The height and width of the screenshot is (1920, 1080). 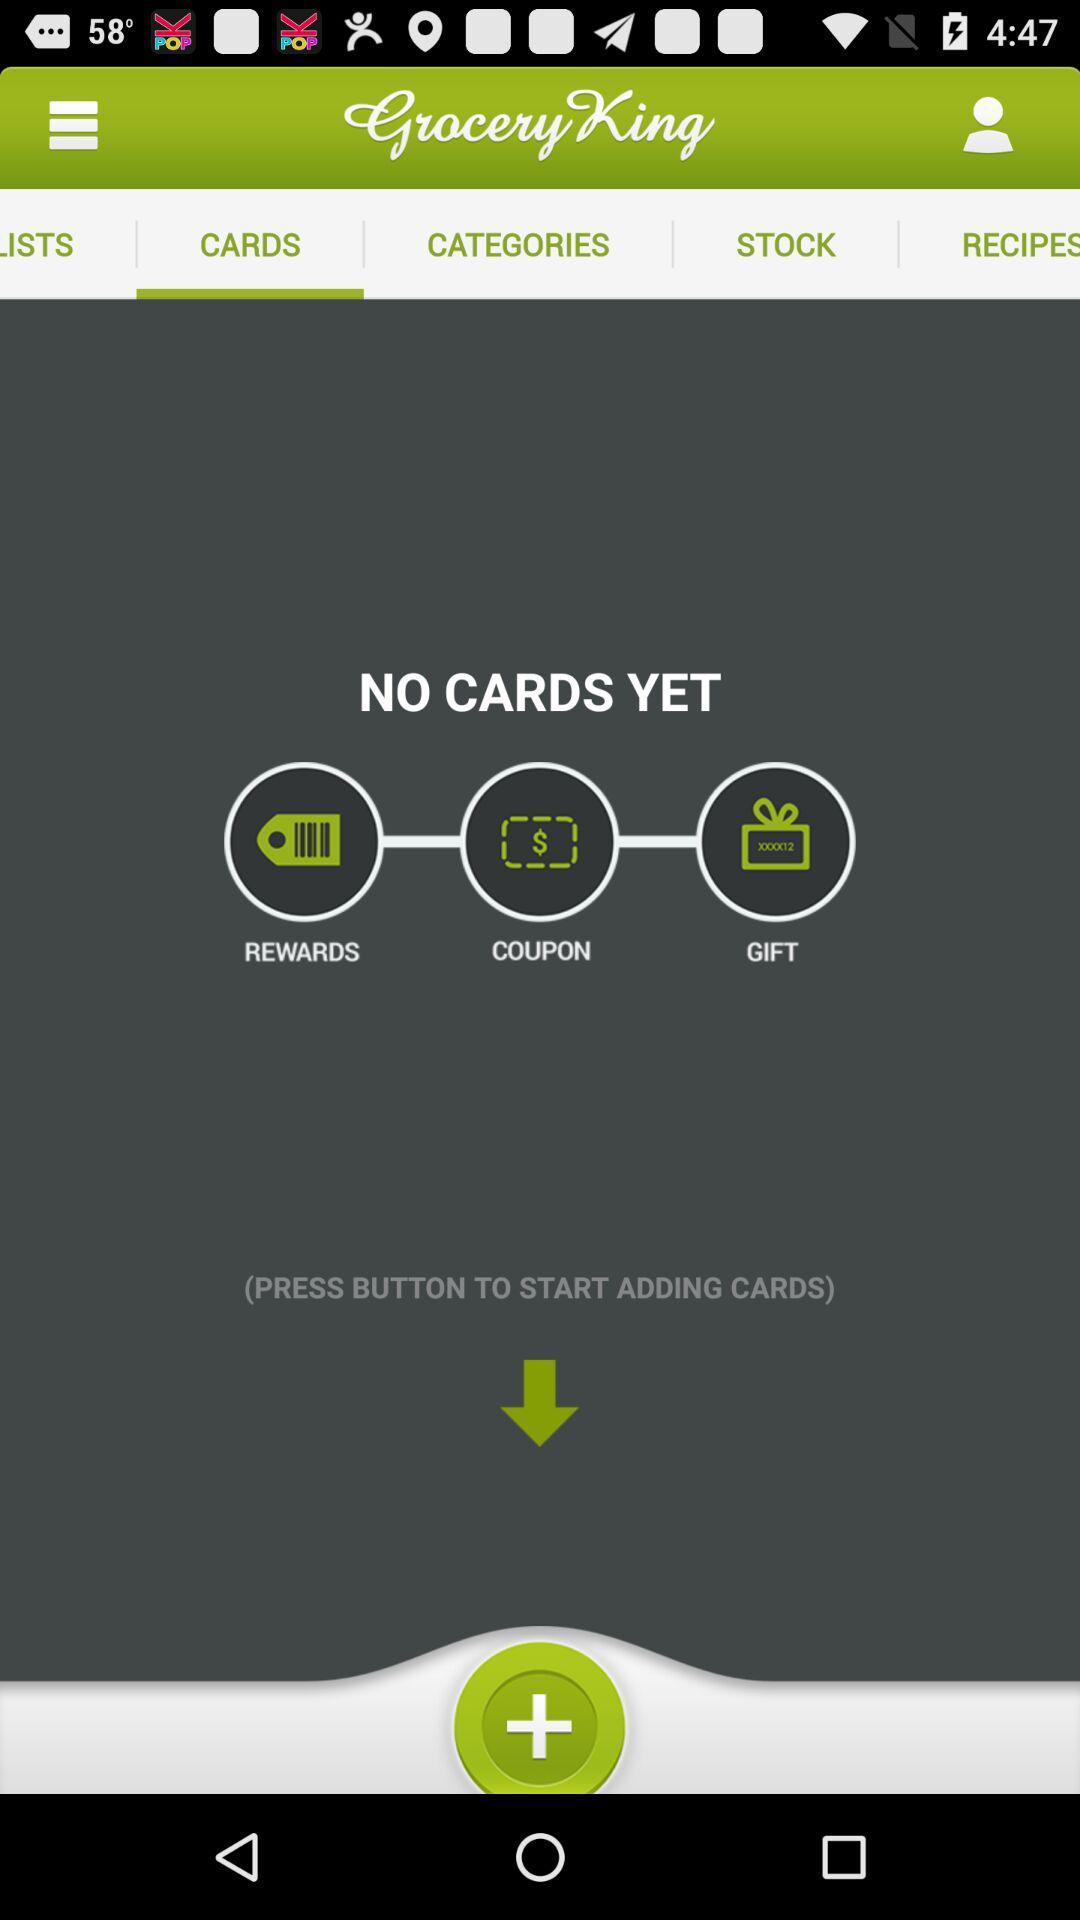 What do you see at coordinates (517, 243) in the screenshot?
I see `the item to the right of the cards app` at bounding box center [517, 243].